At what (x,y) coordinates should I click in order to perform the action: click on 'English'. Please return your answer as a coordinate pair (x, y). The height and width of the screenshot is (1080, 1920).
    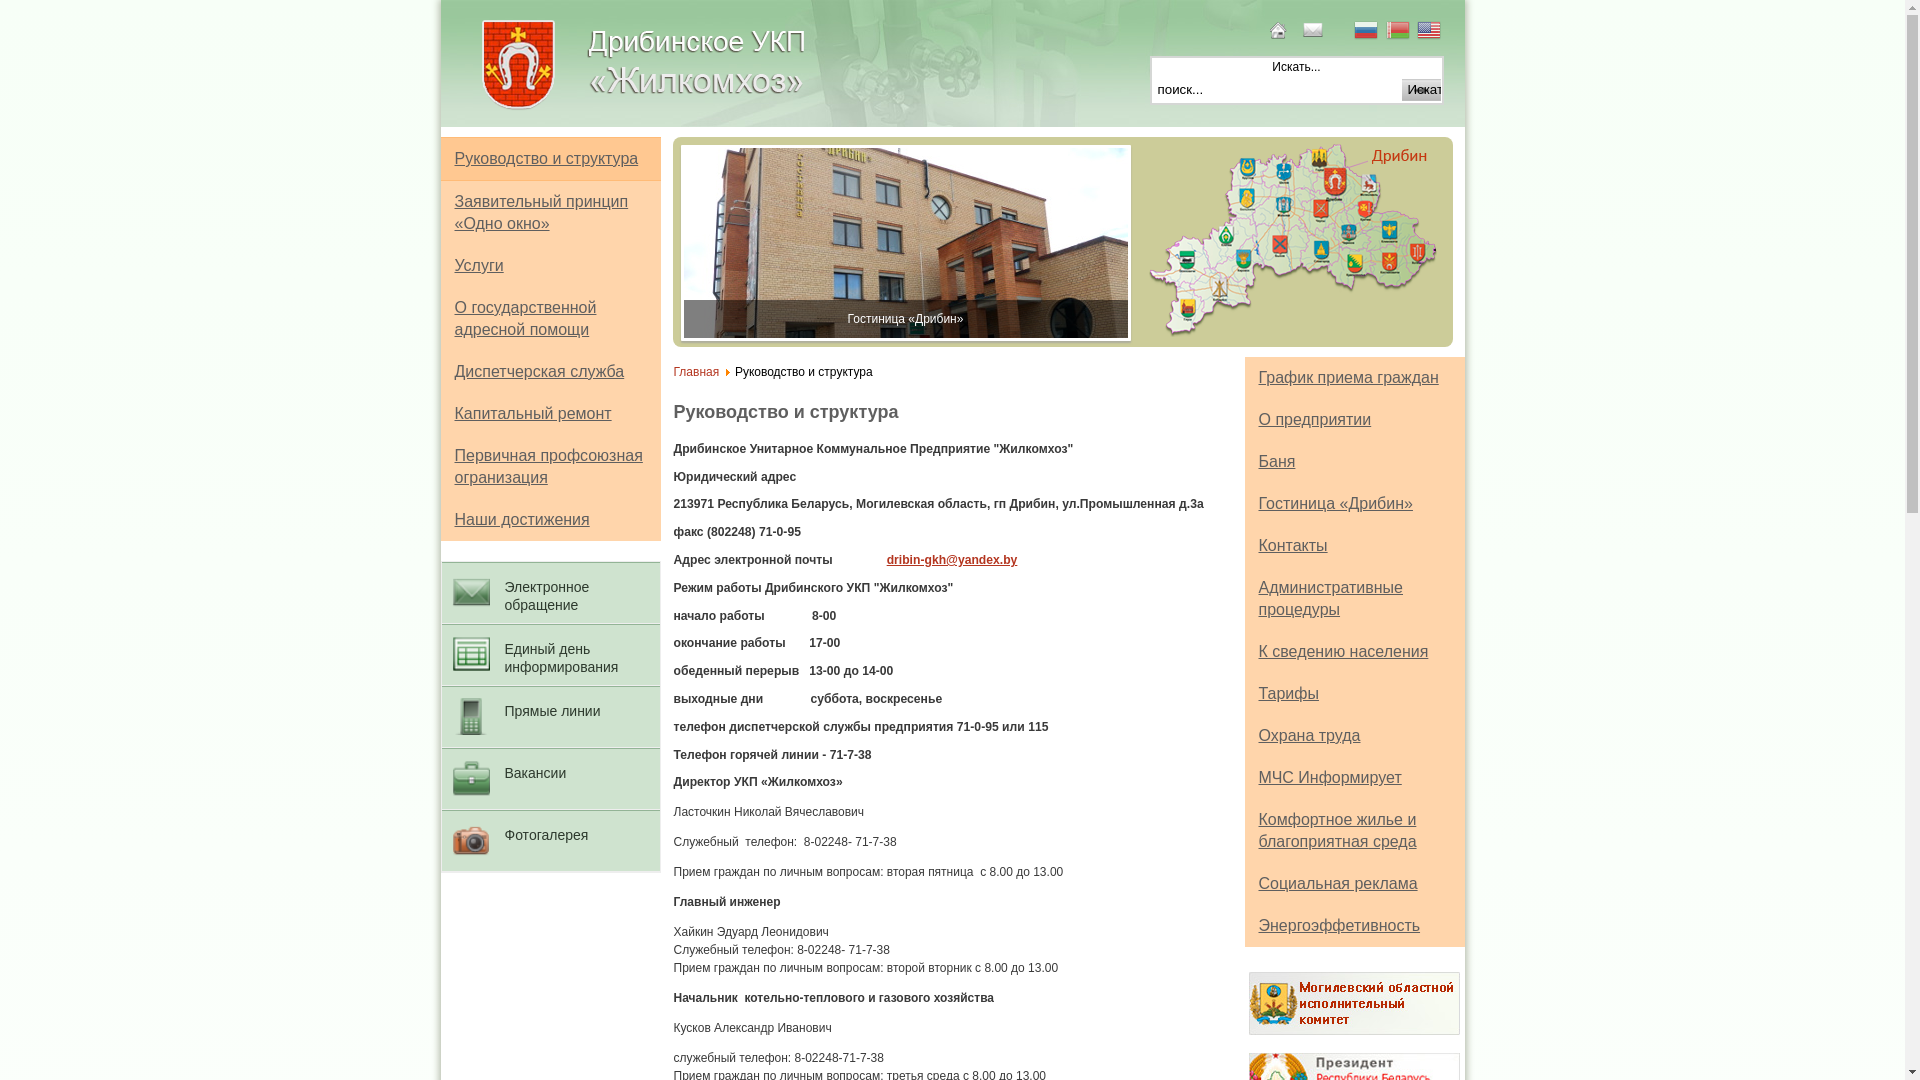
    Looking at the image, I should click on (1429, 32).